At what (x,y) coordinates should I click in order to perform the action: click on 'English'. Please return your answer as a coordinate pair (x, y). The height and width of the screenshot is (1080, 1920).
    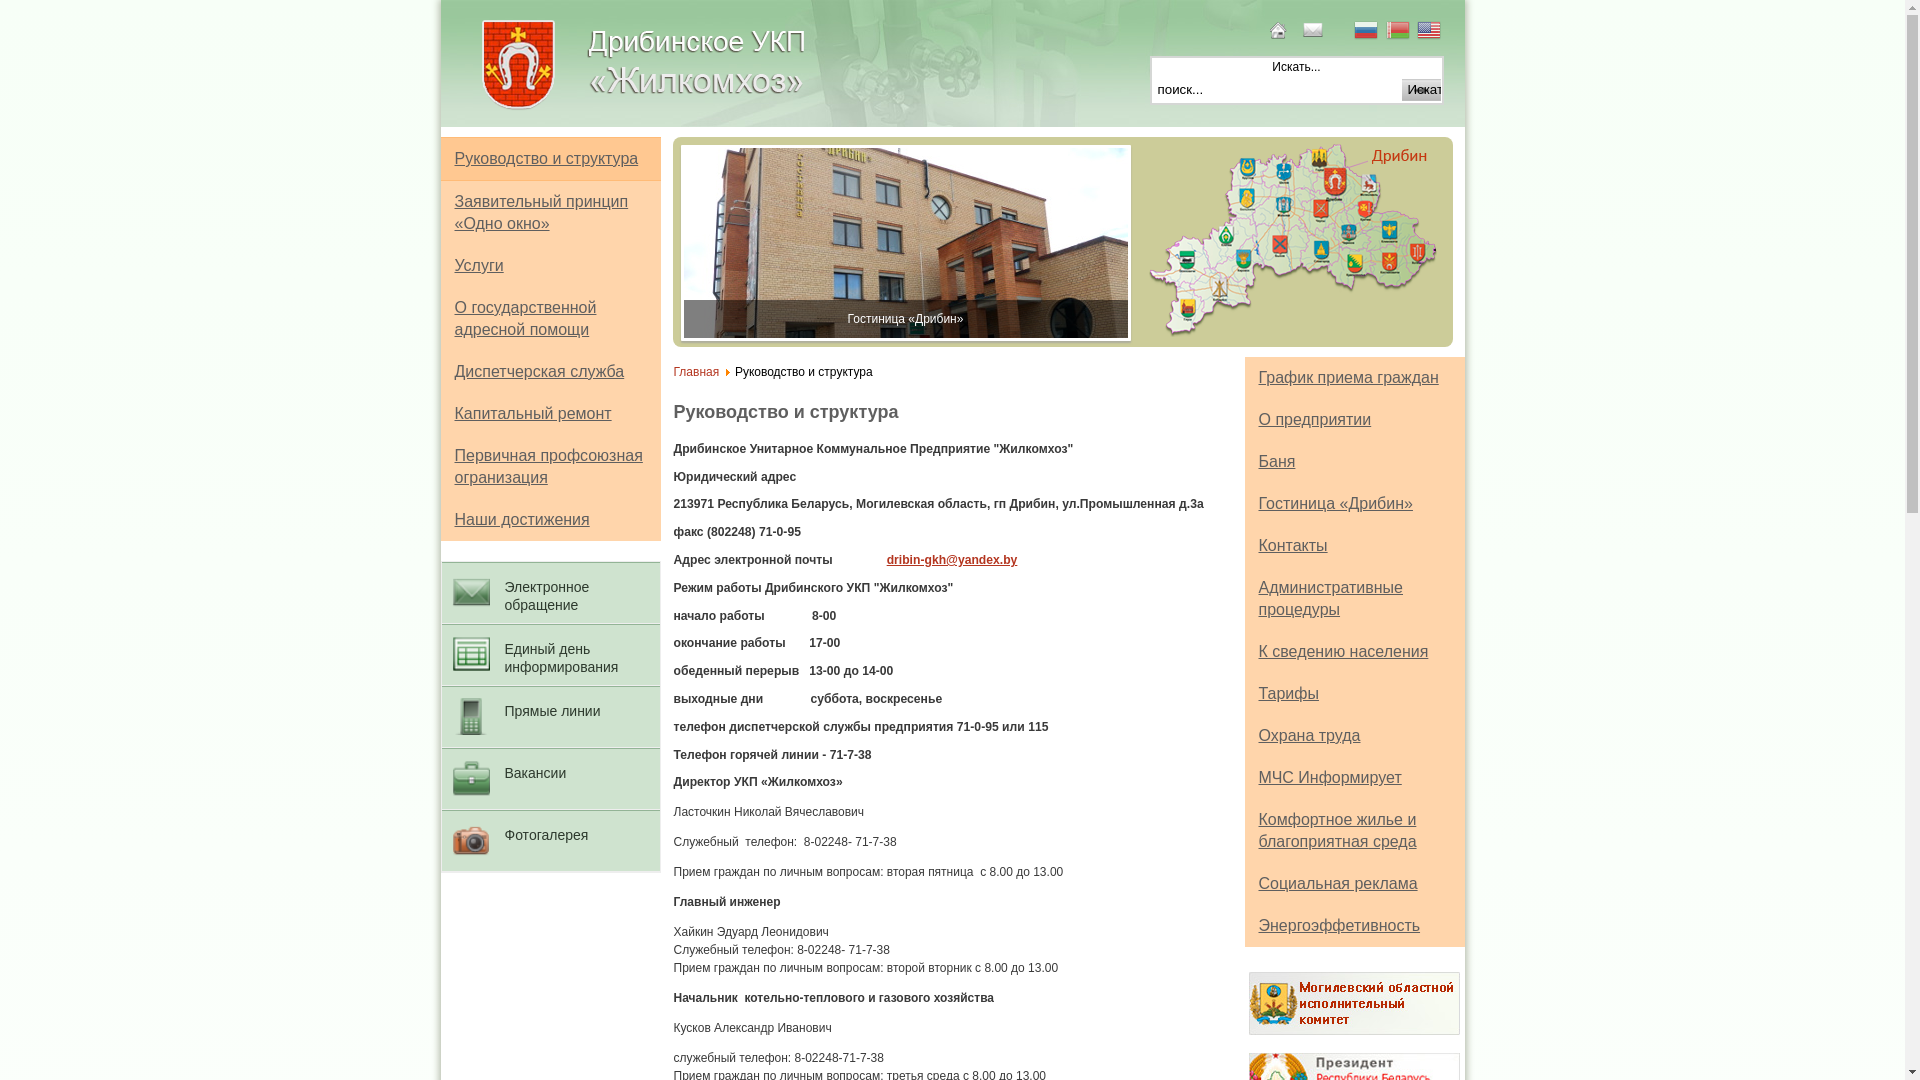
    Looking at the image, I should click on (1429, 32).